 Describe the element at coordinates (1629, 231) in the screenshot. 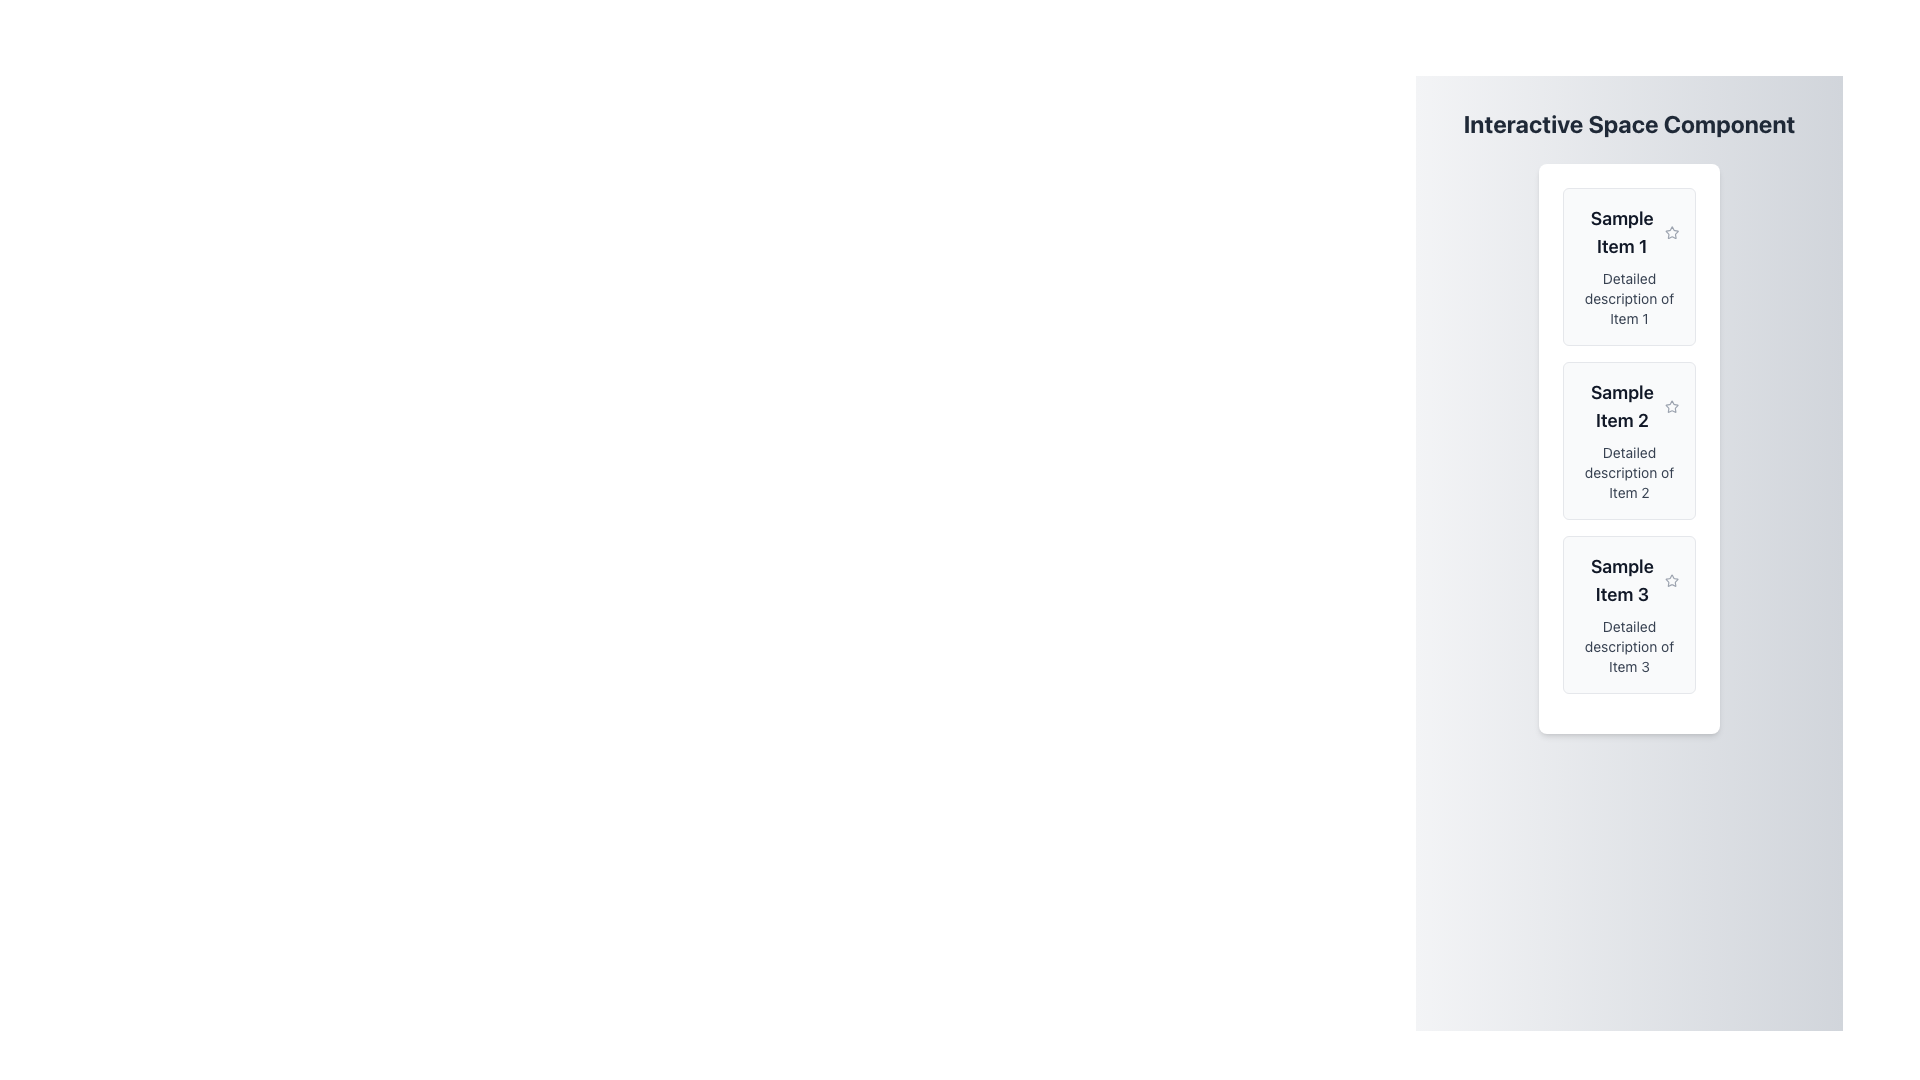

I see `the text label displaying 'Sample Item 1', which is styled in a large, bold font and located at the top of the first card in a vertical list of cards` at that location.